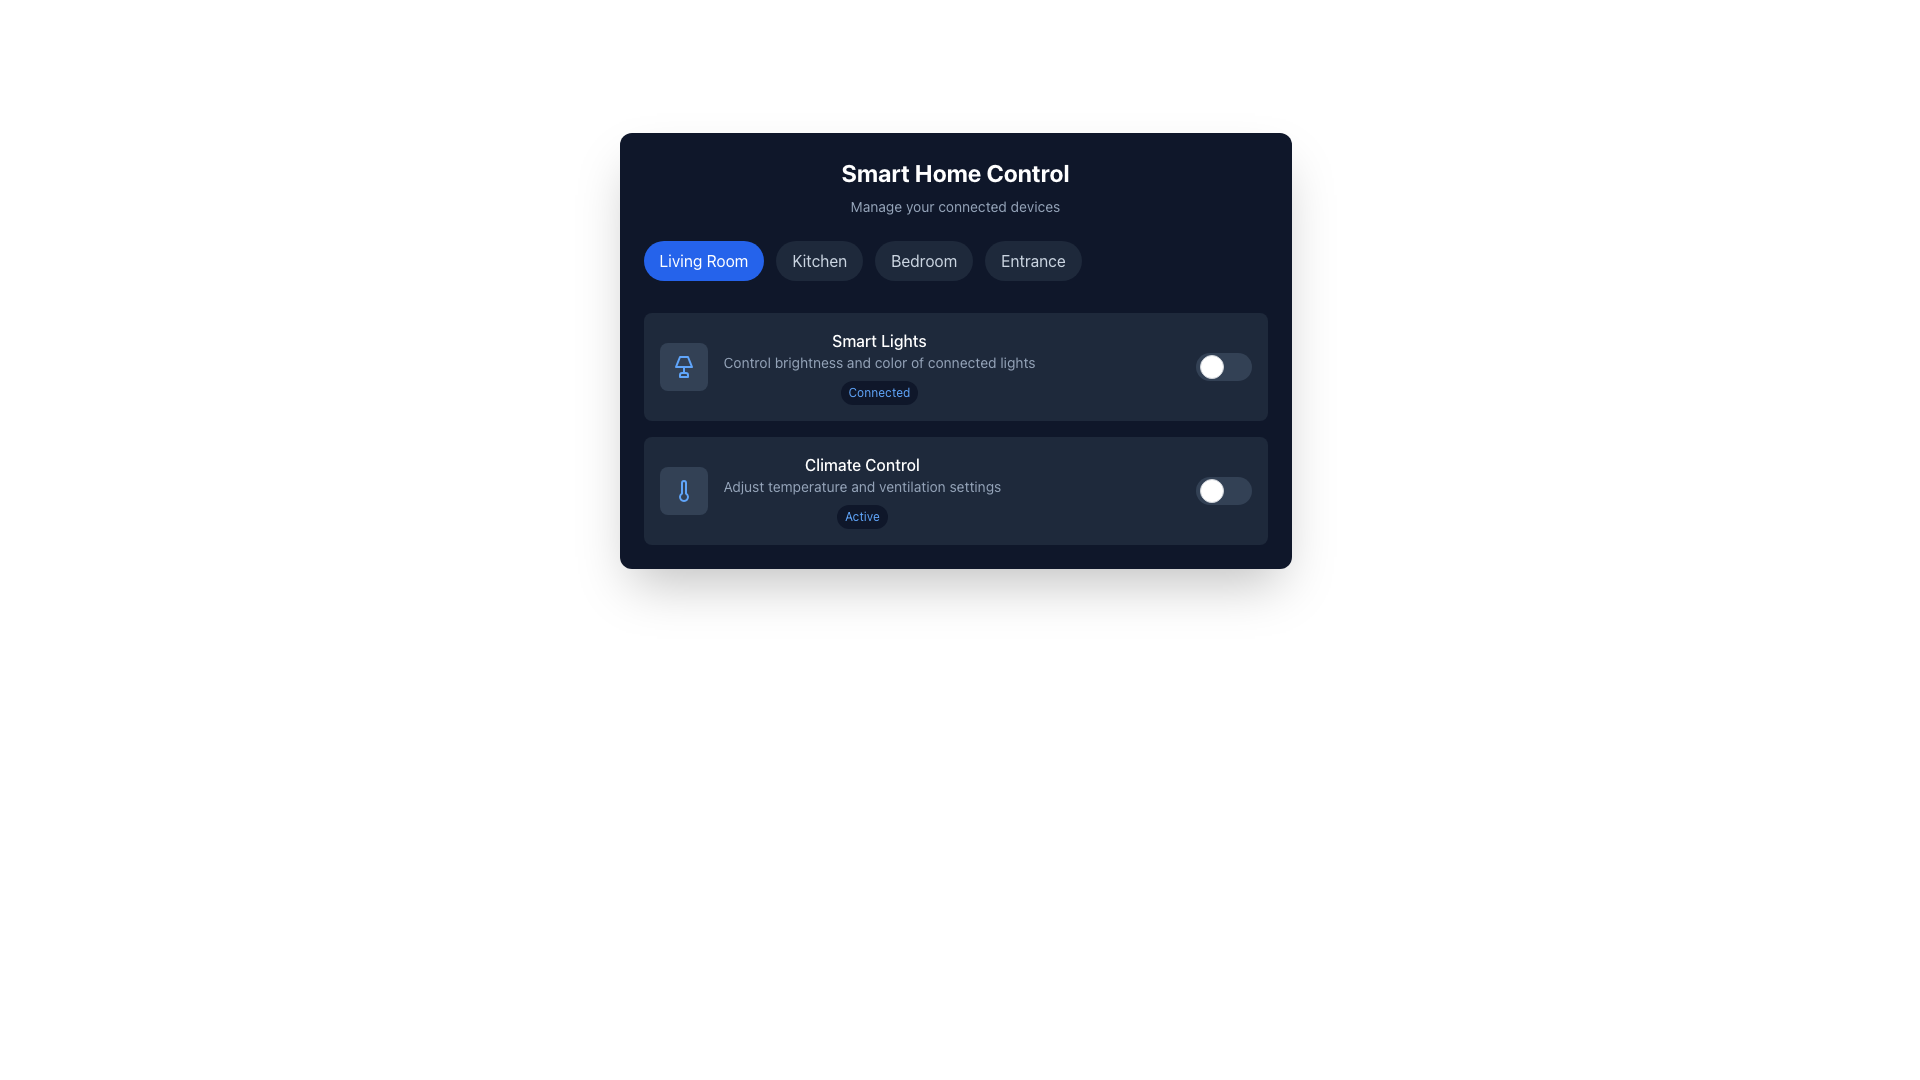 This screenshot has width=1920, height=1080. Describe the element at coordinates (954, 490) in the screenshot. I see `the 'Active' tag within the Card-like UI component labeled 'Climate Control'` at that location.